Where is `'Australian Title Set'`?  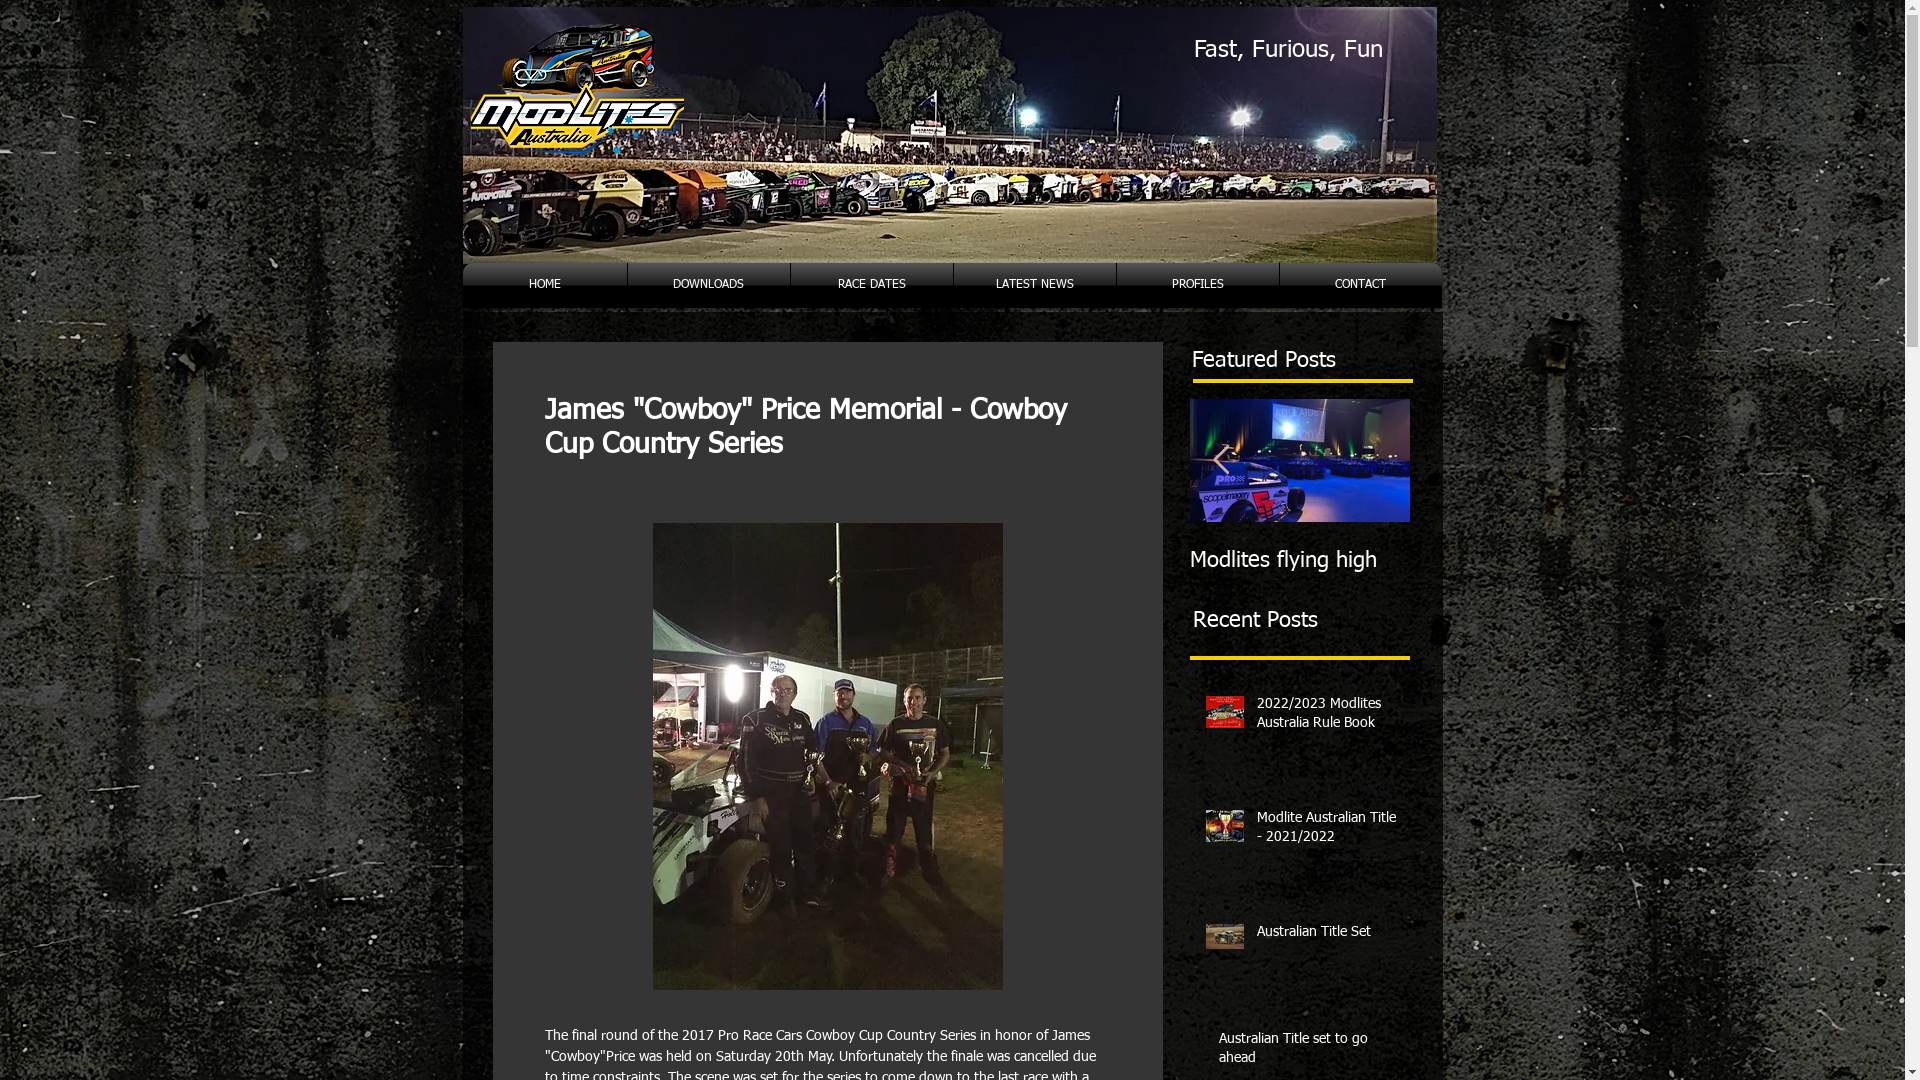
'Australian Title Set' is located at coordinates (1328, 937).